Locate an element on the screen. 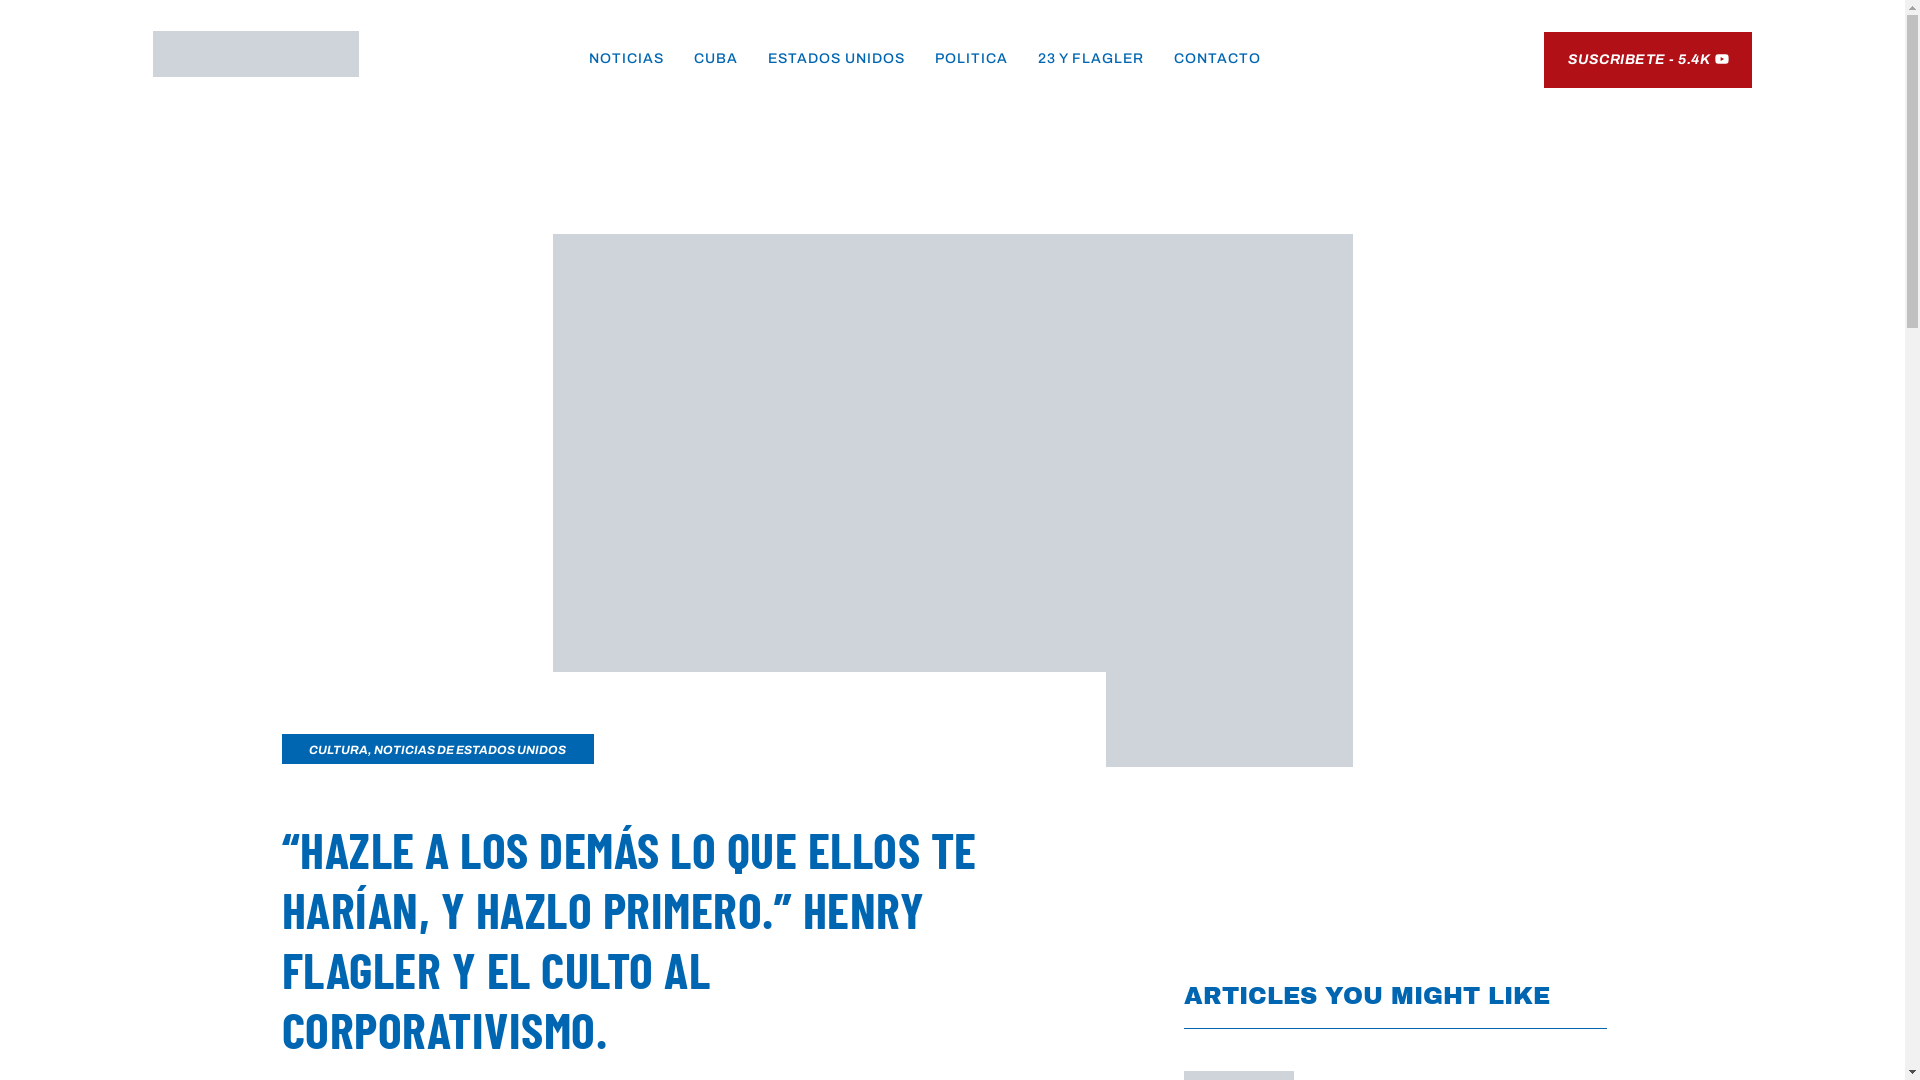 This screenshot has height=1080, width=1920. '23 Y FLAGLER' is located at coordinates (1089, 57).